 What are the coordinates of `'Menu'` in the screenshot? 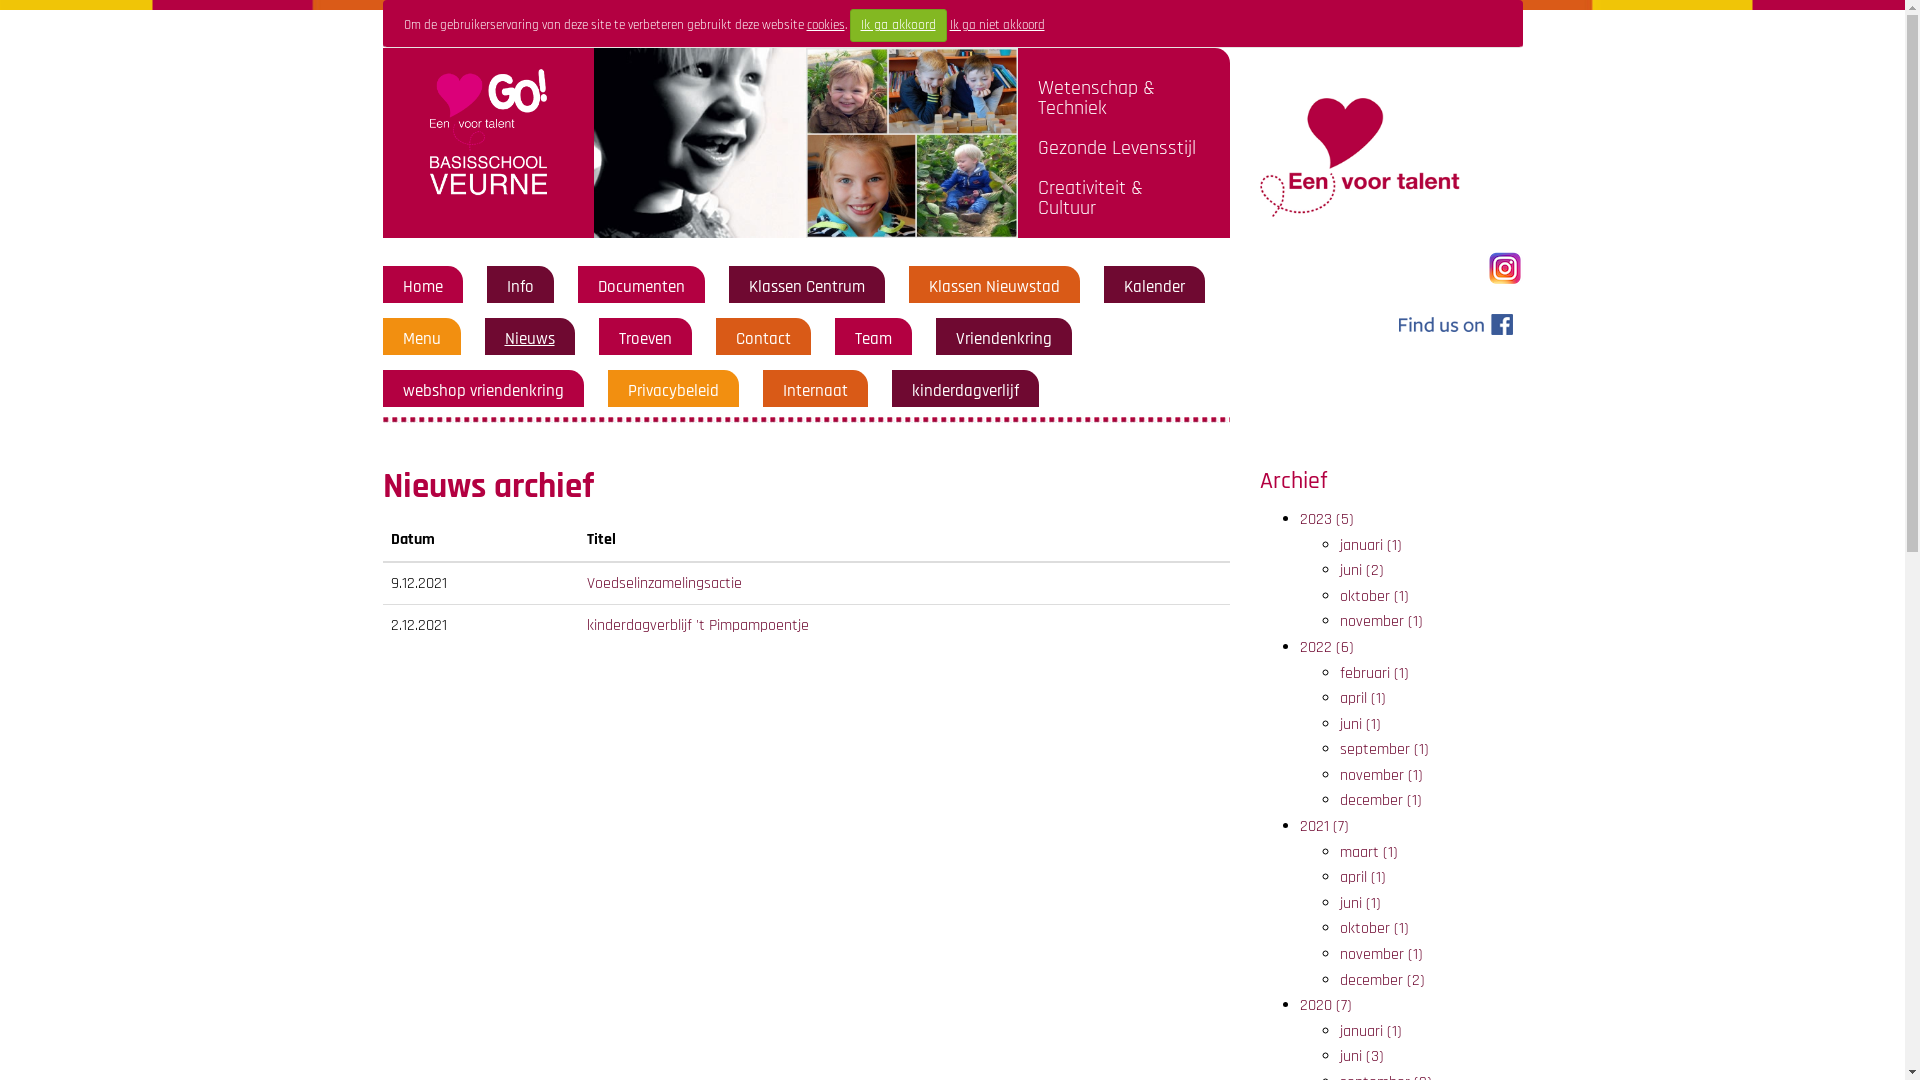 It's located at (420, 338).